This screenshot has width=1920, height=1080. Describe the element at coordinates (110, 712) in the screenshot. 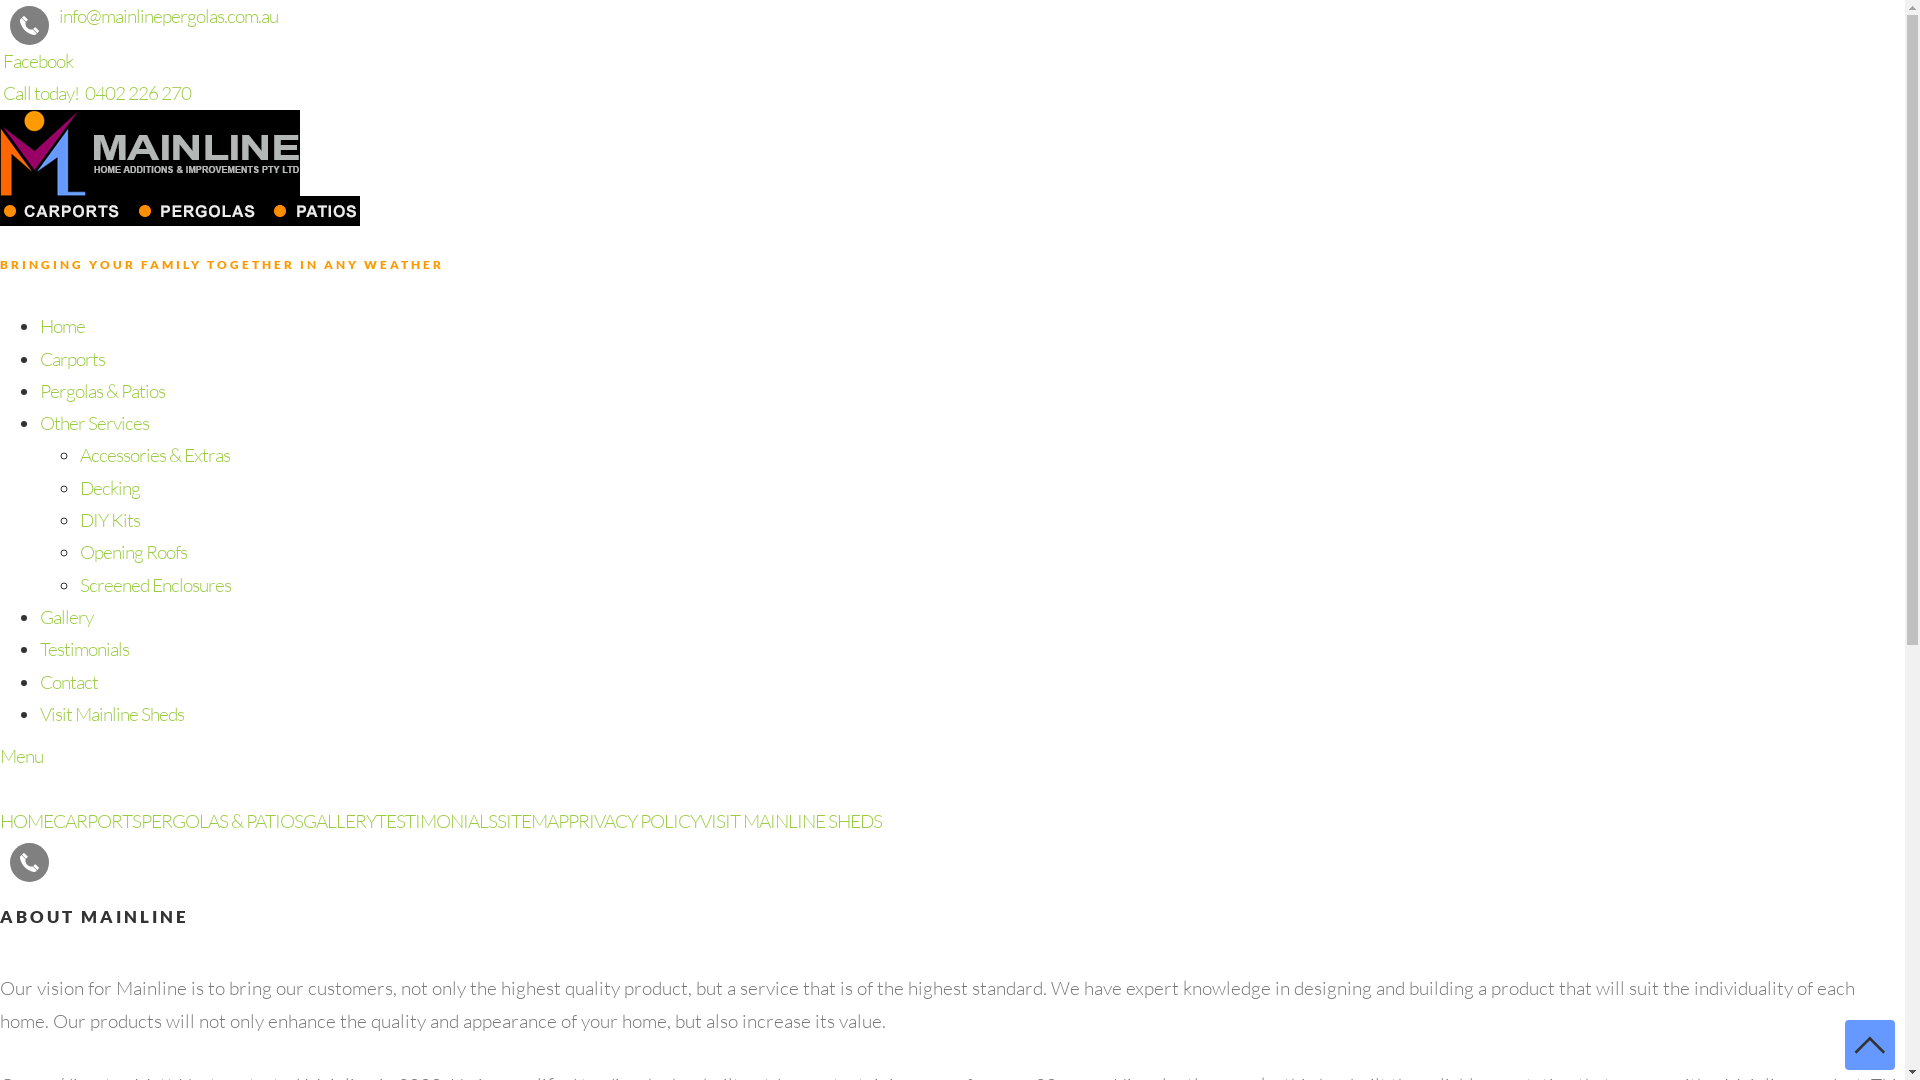

I see `'Visit Mainline Sheds'` at that location.